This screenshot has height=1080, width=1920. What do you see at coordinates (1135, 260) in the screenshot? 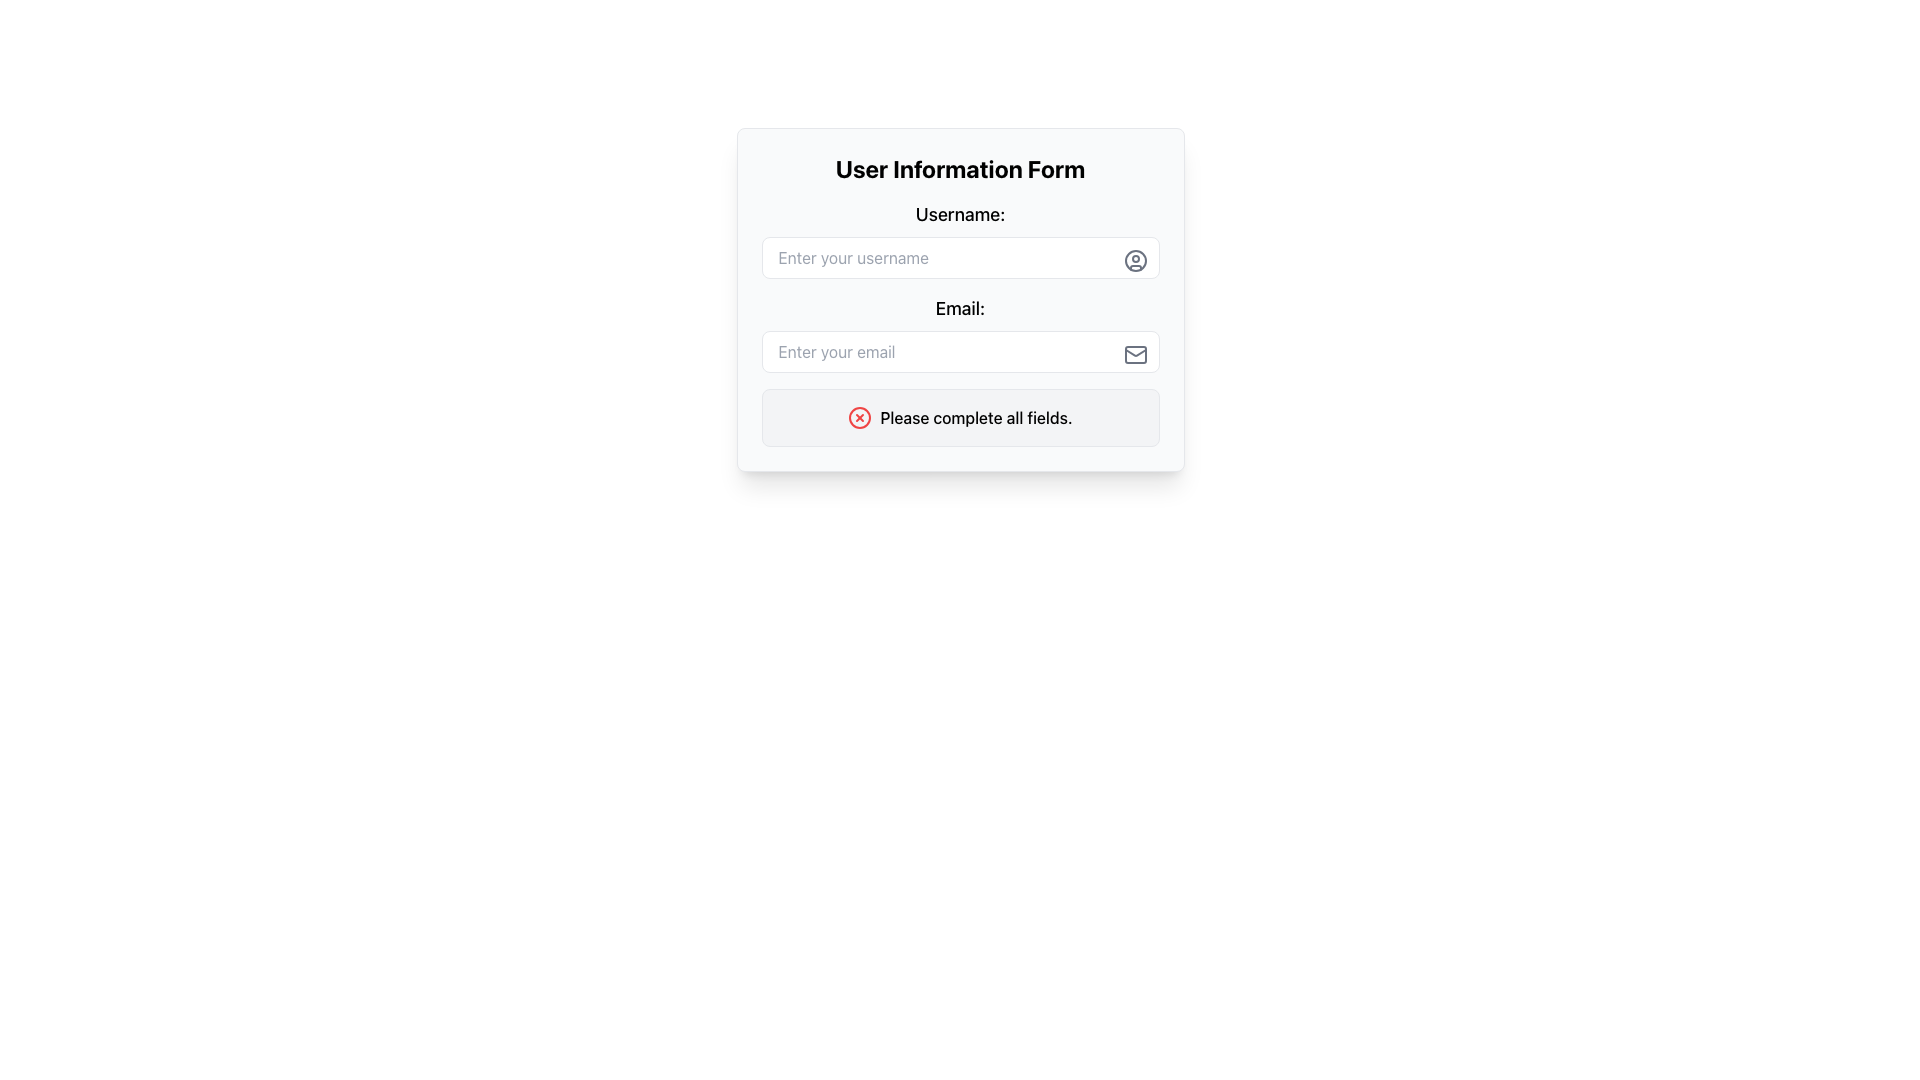
I see `the circular user profile icon with a gray outline located in the right section of the username input field` at bounding box center [1135, 260].